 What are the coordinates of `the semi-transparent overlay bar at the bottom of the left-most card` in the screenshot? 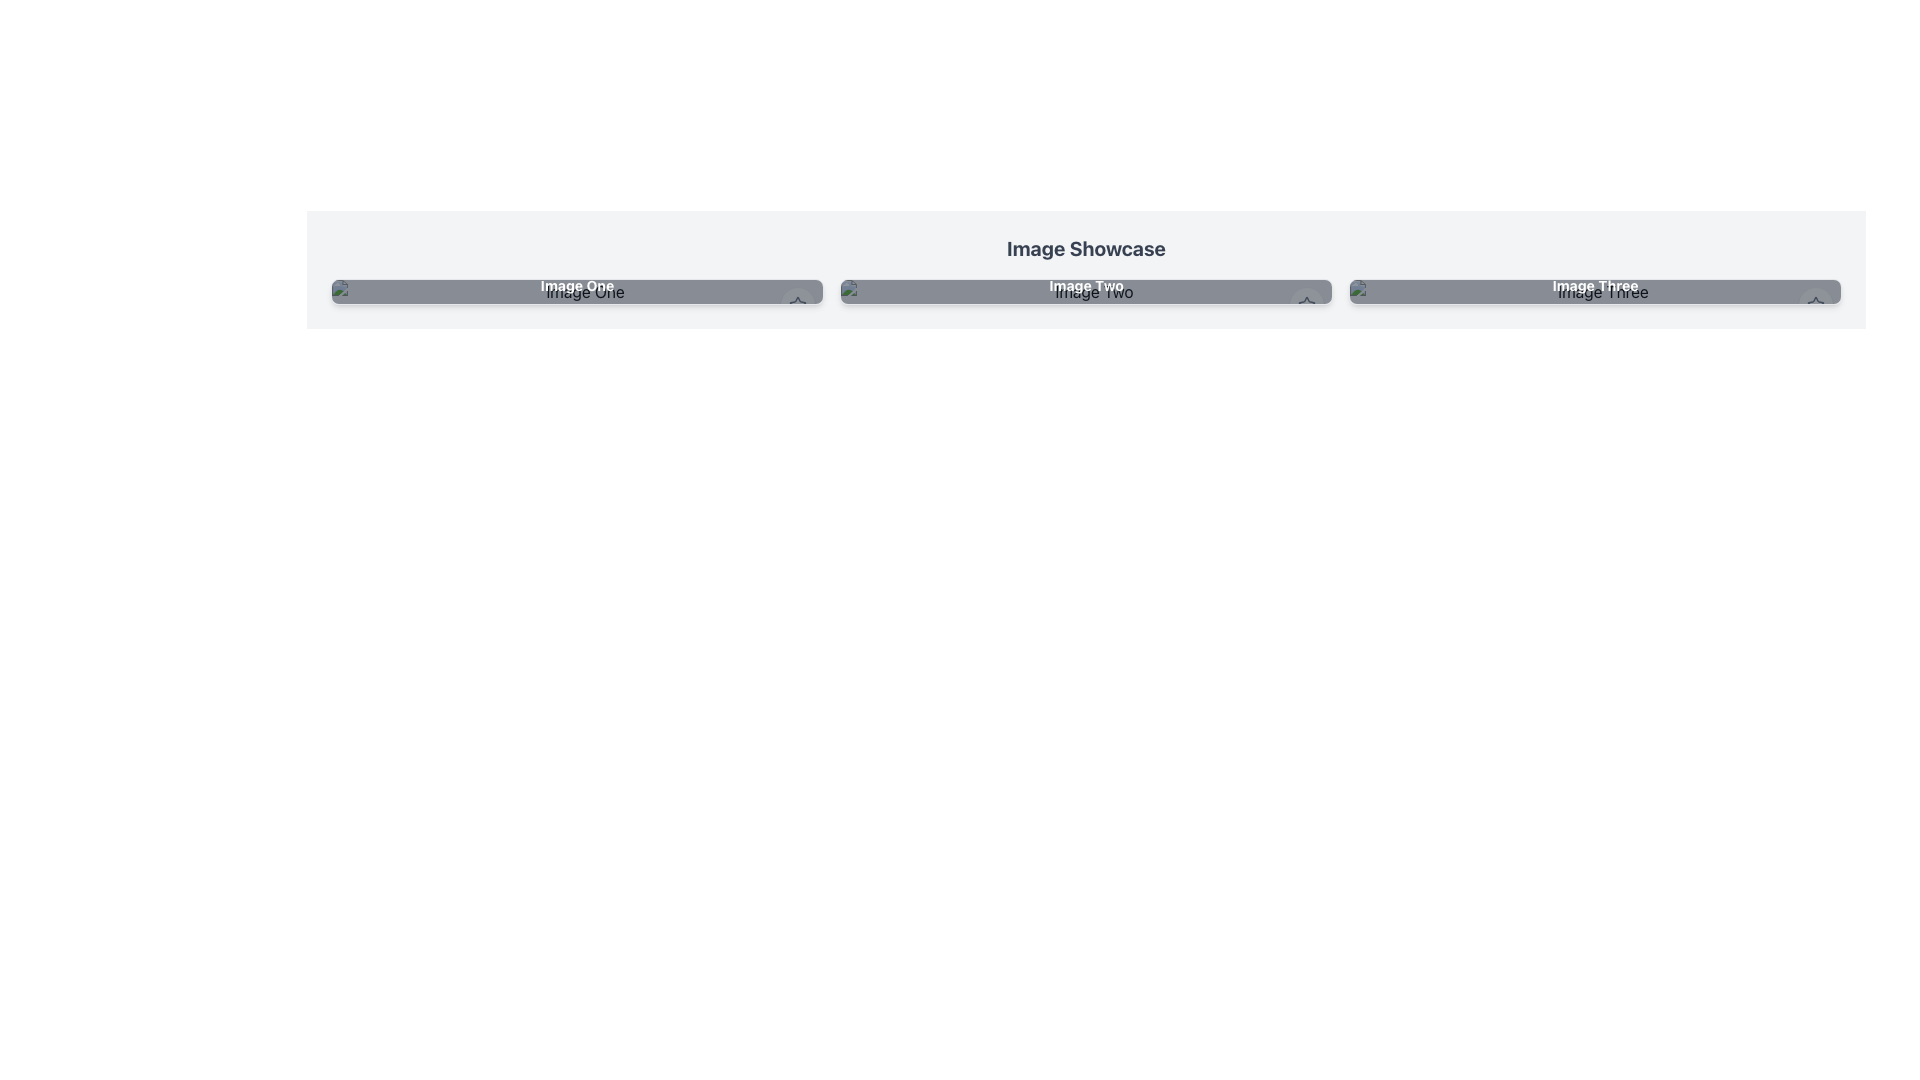 It's located at (576, 285).